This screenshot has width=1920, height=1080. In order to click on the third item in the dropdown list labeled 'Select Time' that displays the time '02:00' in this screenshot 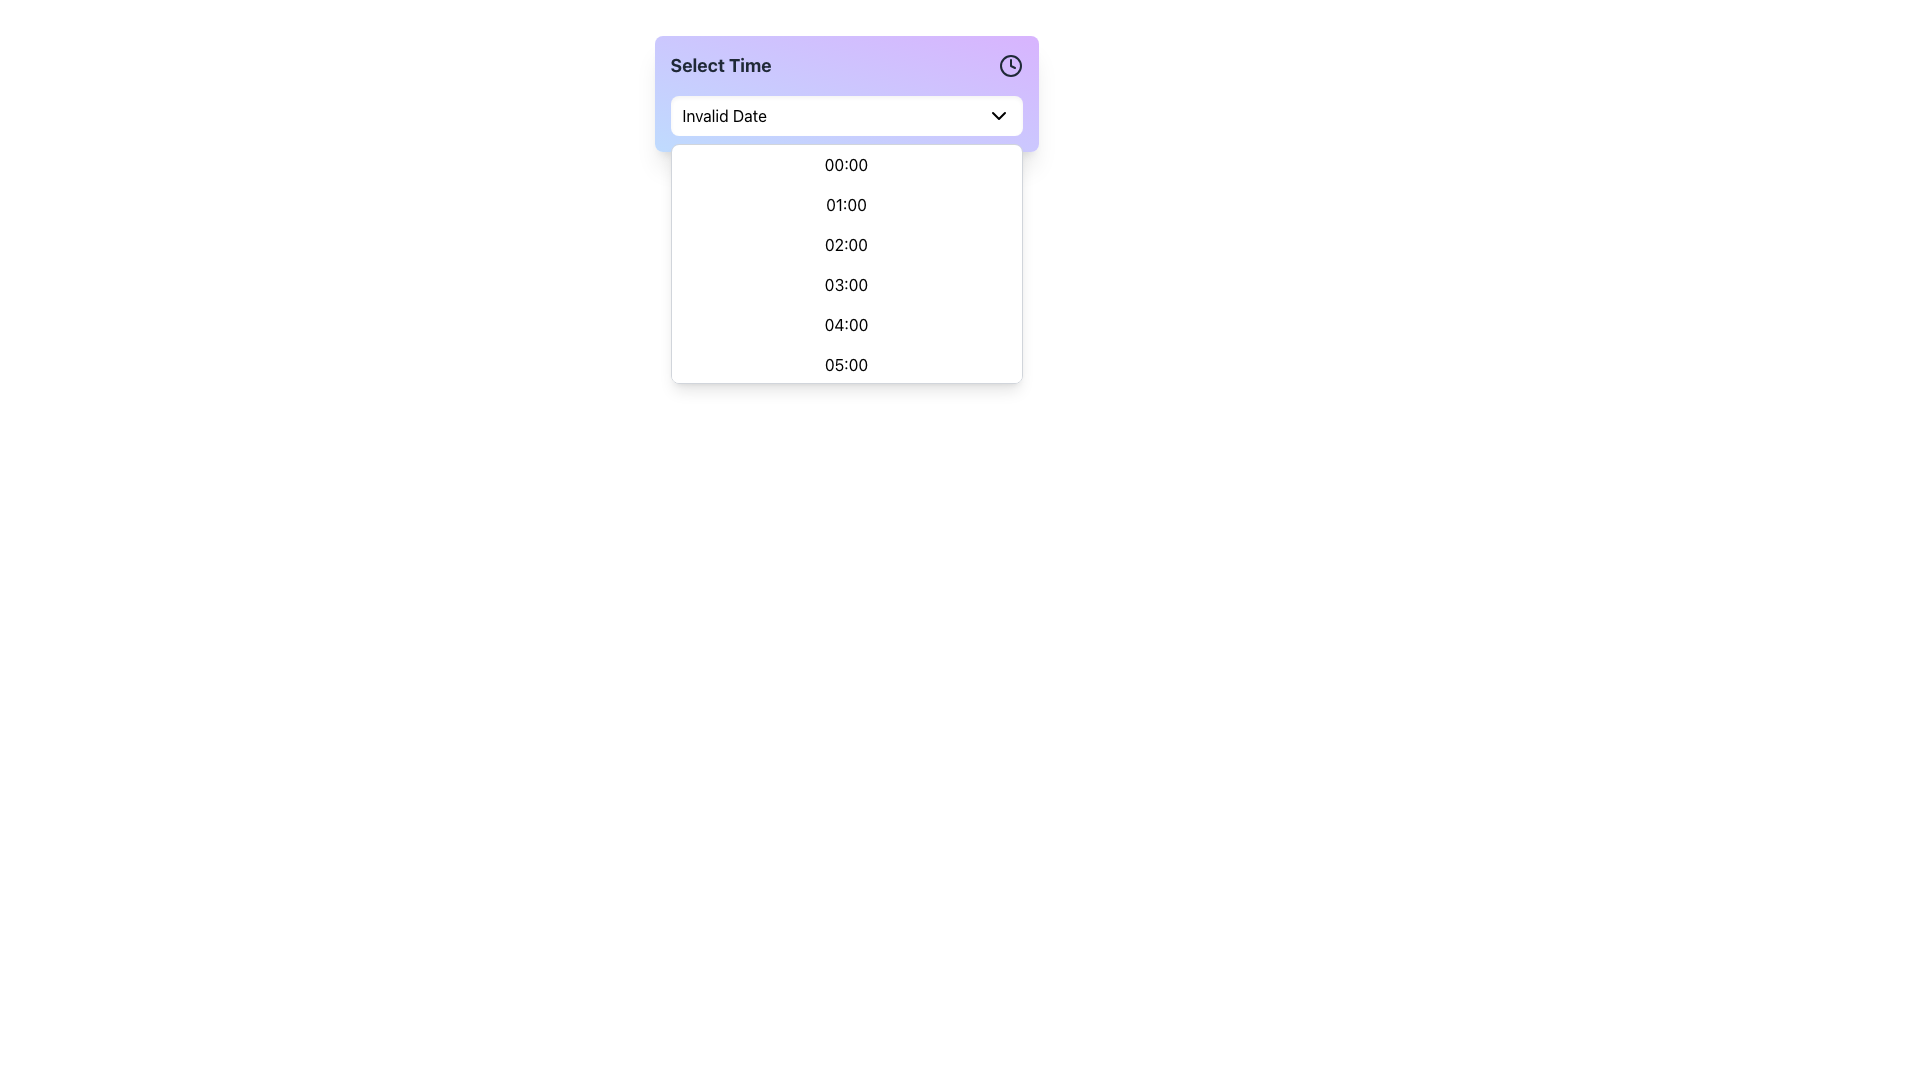, I will do `click(846, 262)`.